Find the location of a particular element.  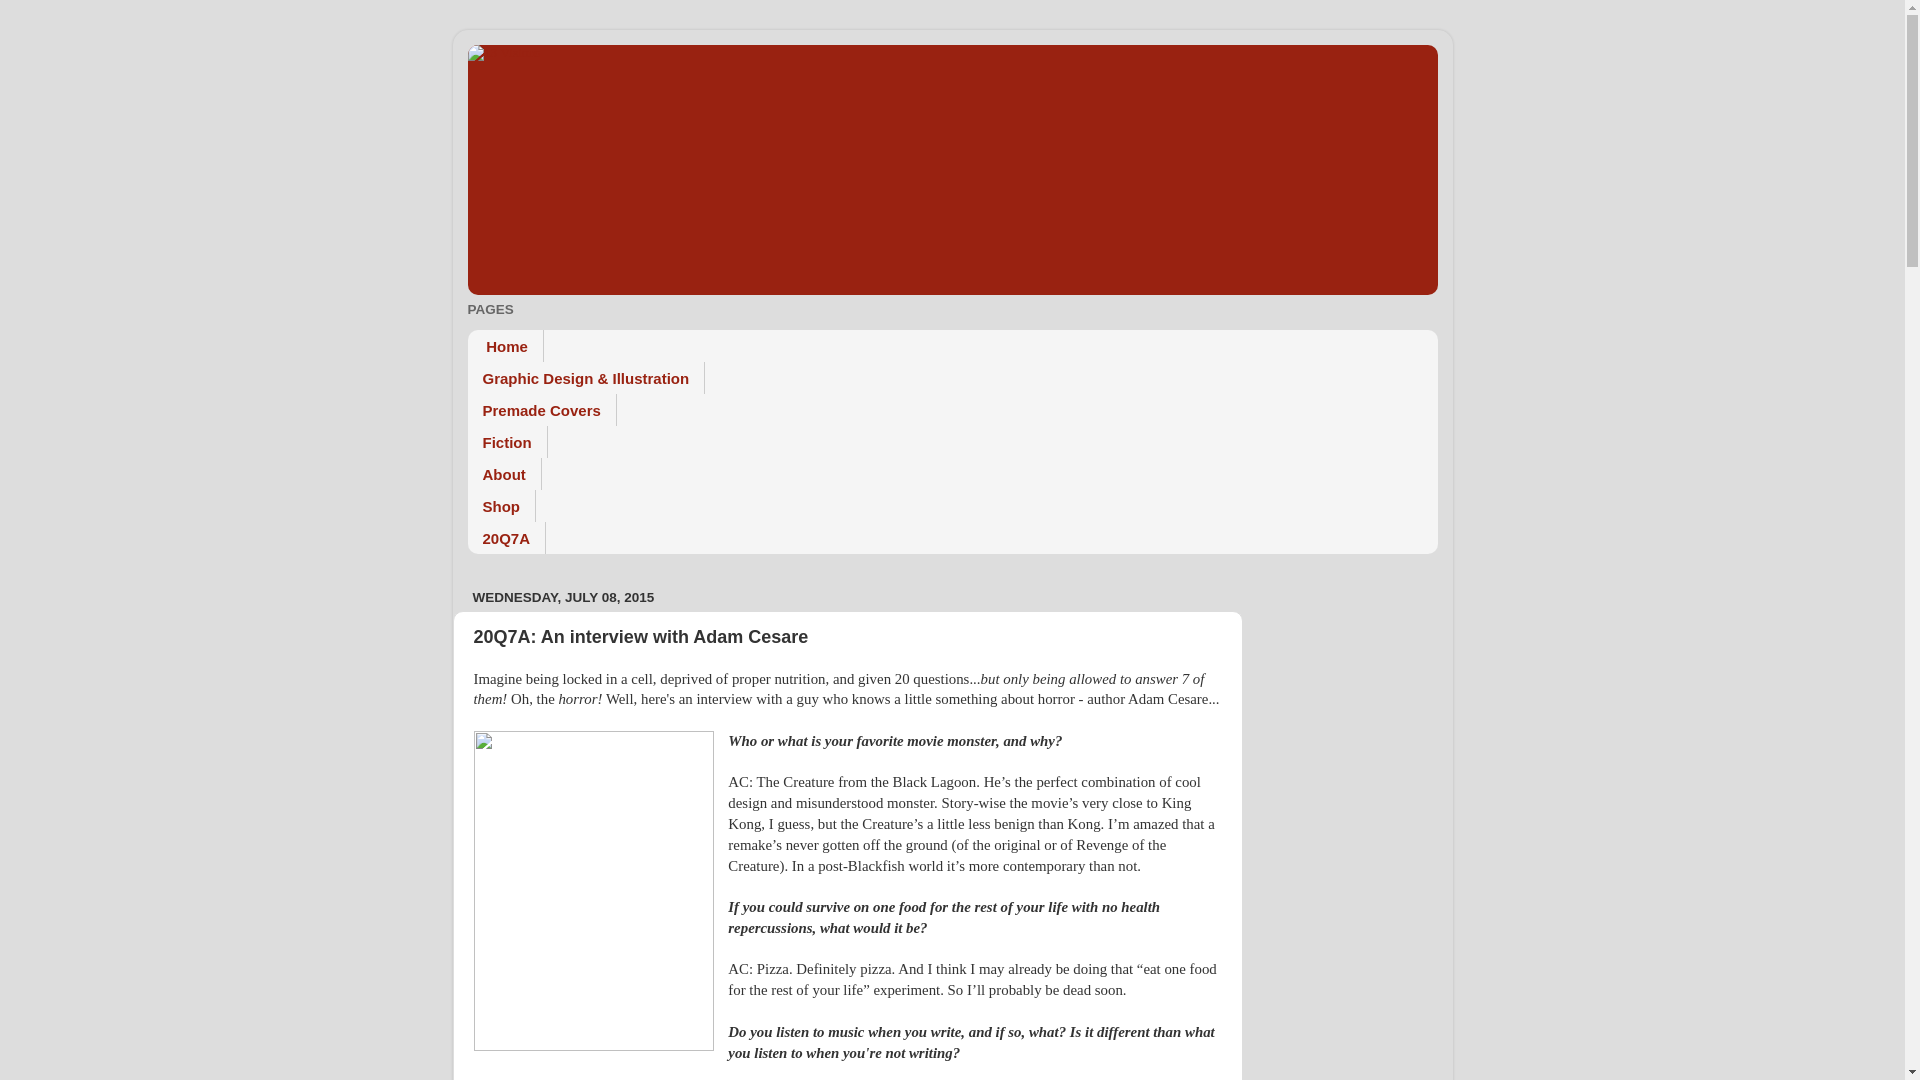

'Home' is located at coordinates (505, 345).